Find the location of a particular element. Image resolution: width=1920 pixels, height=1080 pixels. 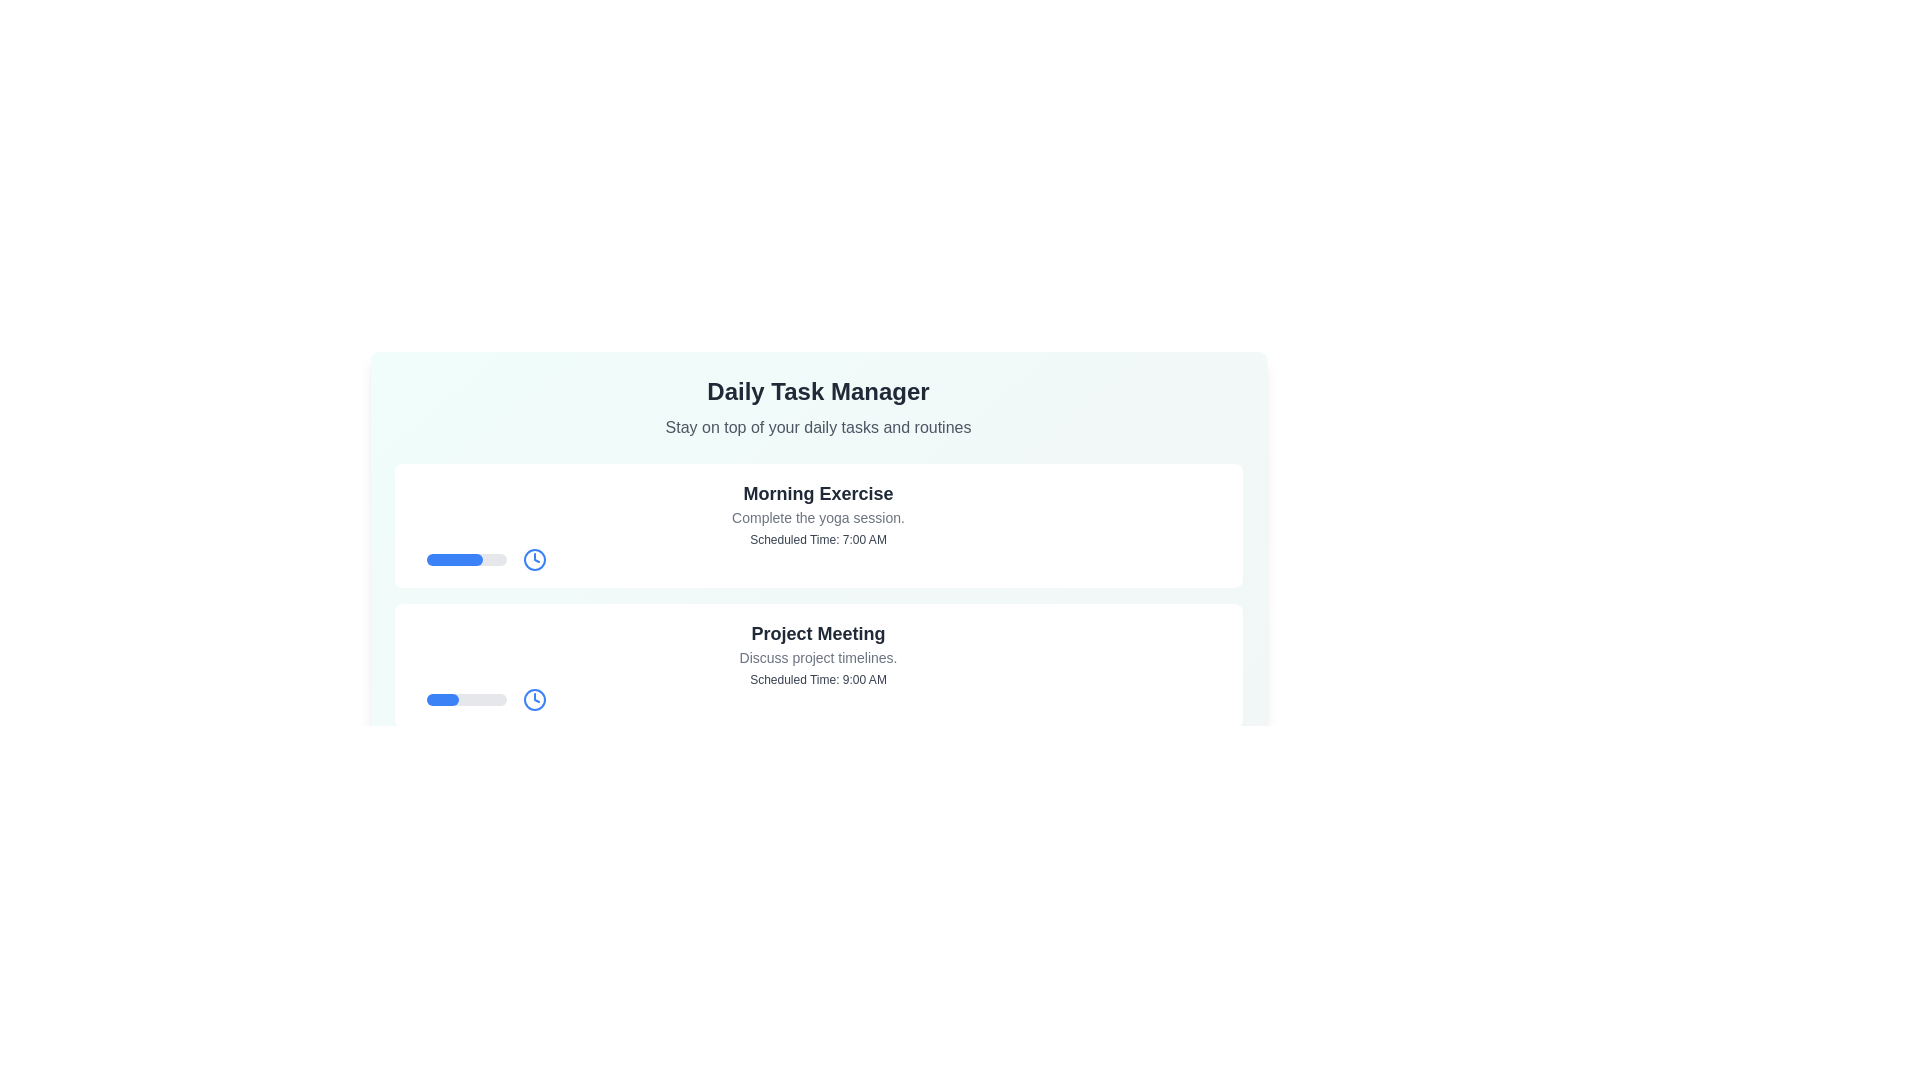

the graphical circle within the clock icon located on the right side of the progress bar for the 'Project Meeting' task, which enhances the visual representation of time-related functionality is located at coordinates (534, 698).